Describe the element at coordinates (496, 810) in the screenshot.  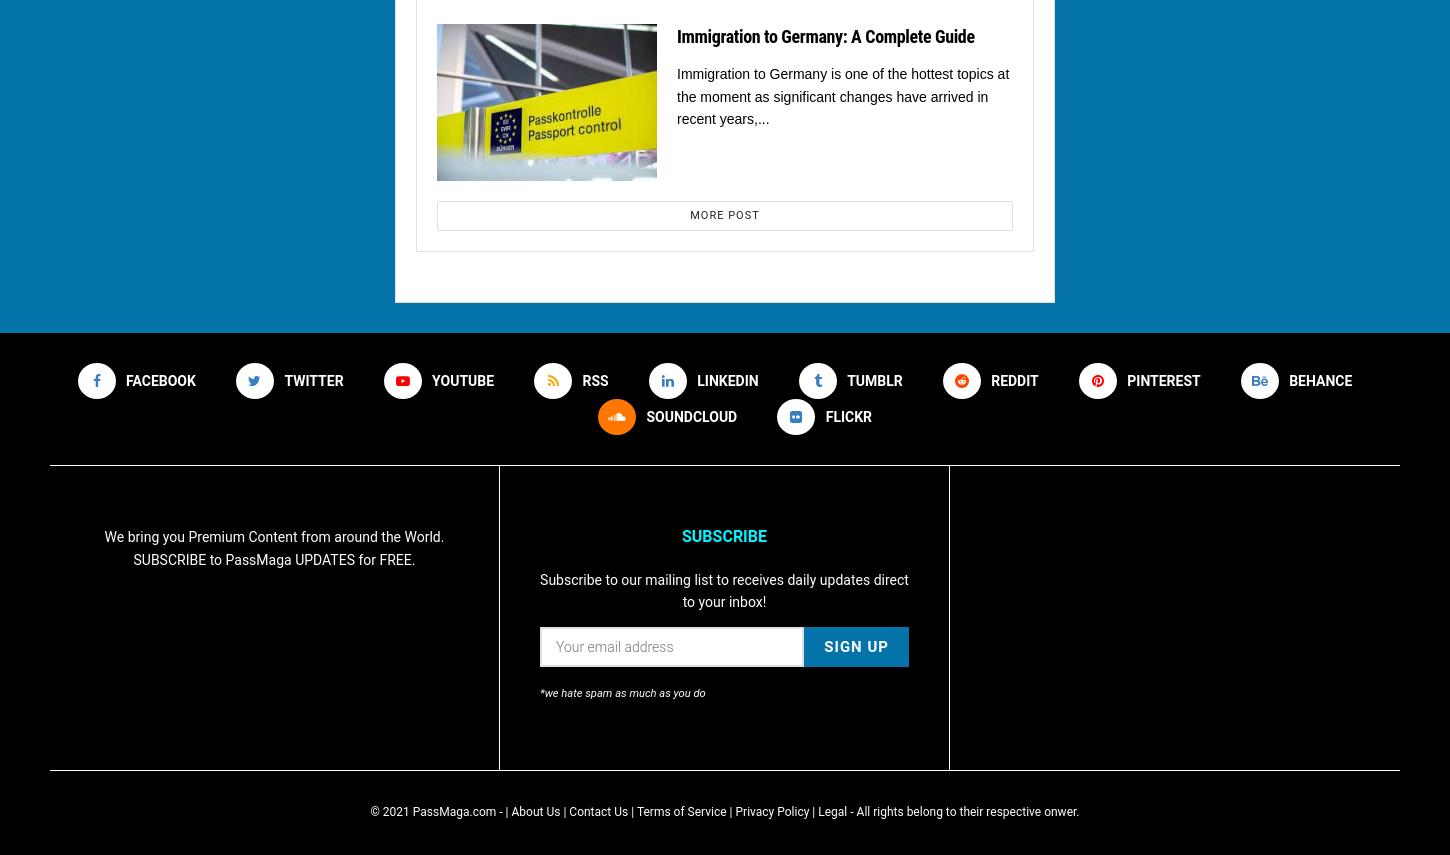
I see `'- |'` at that location.